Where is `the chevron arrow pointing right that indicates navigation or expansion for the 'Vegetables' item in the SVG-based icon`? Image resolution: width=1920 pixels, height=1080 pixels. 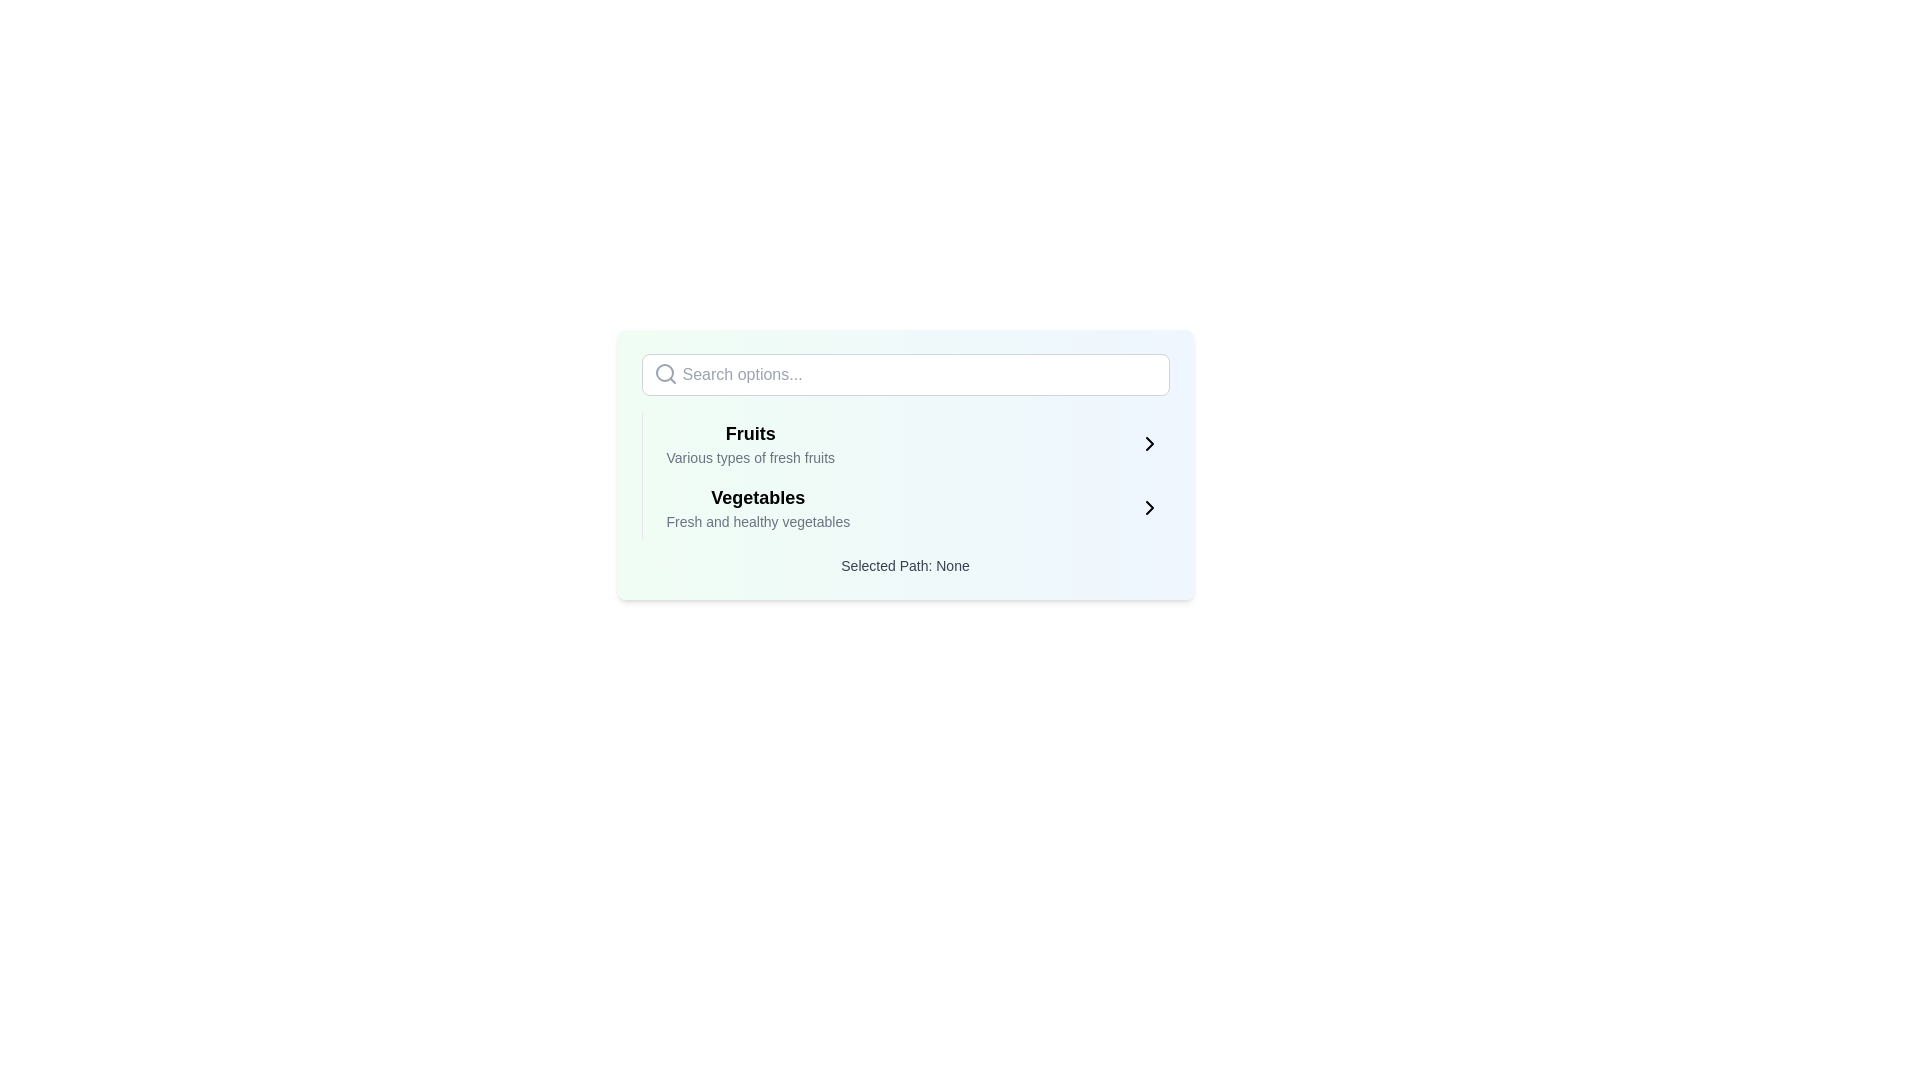
the chevron arrow pointing right that indicates navigation or expansion for the 'Vegetables' item in the SVG-based icon is located at coordinates (1149, 507).